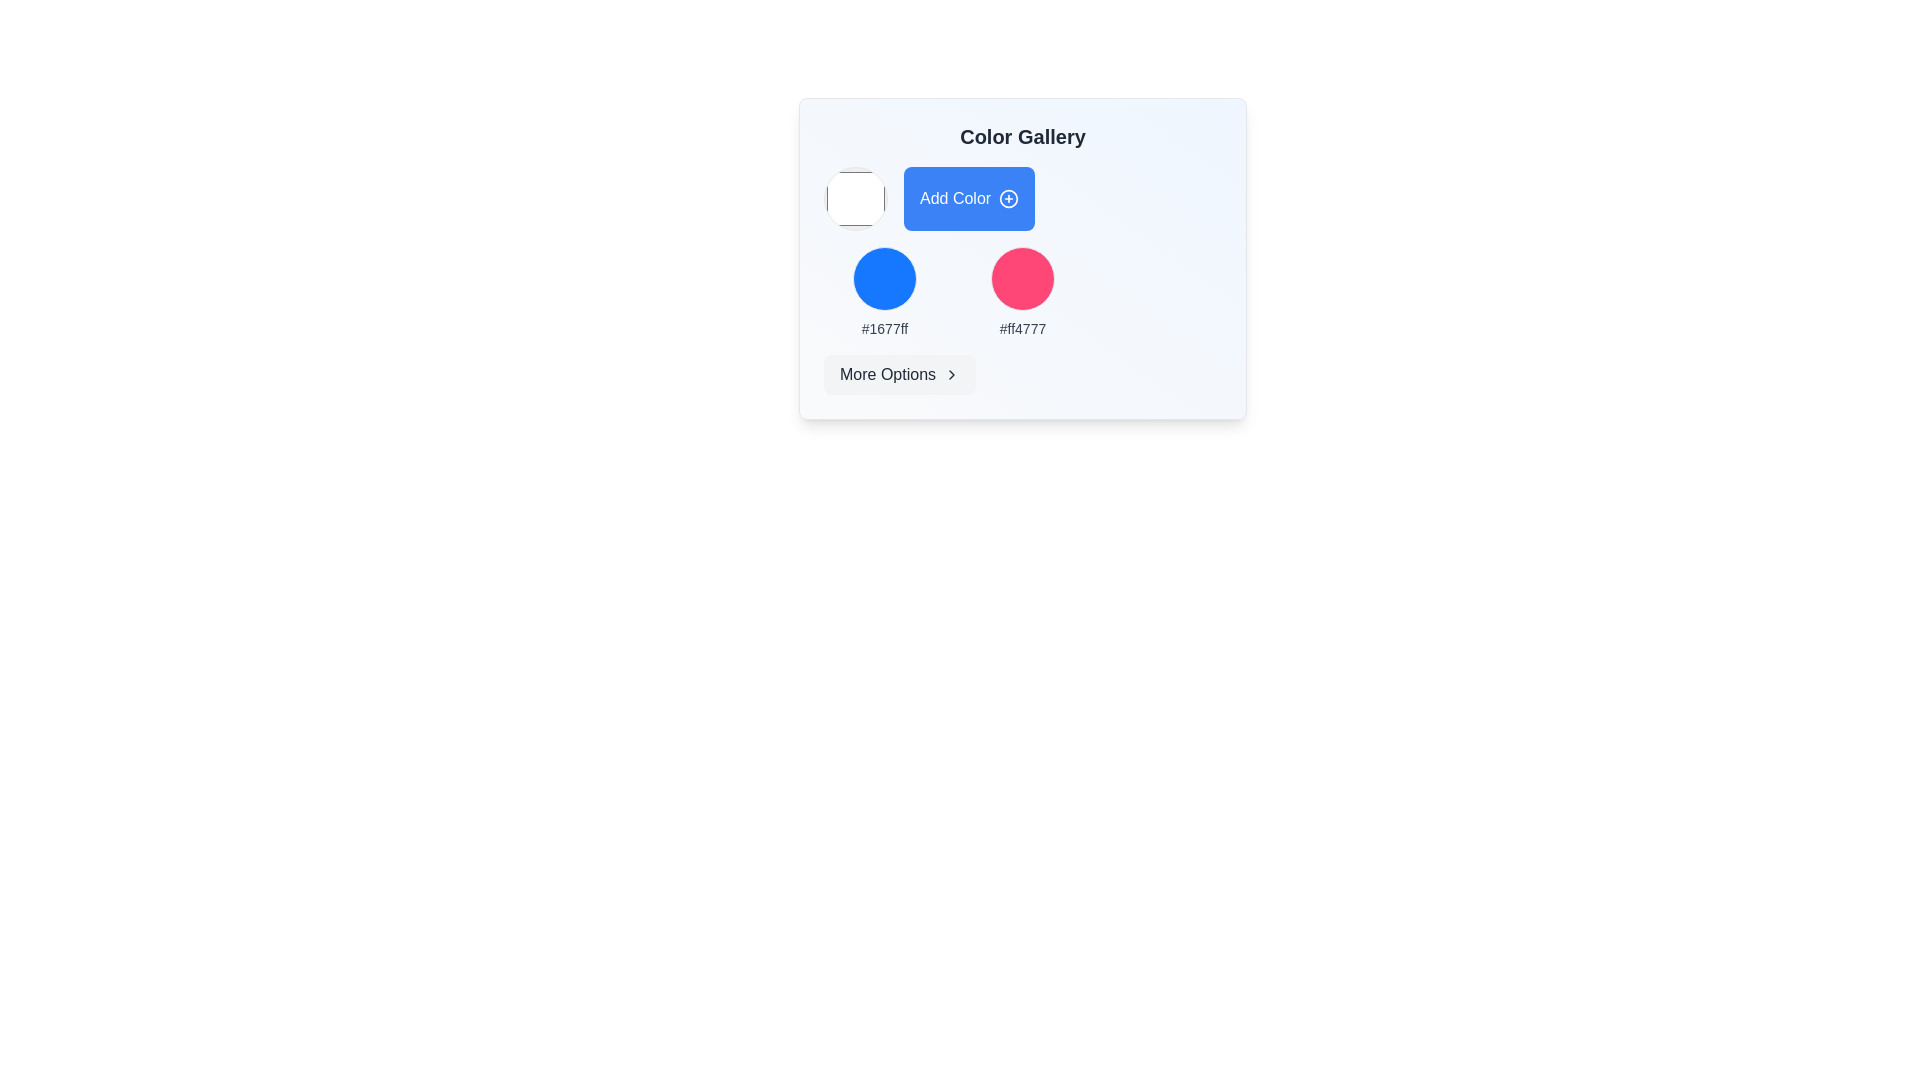  I want to click on the 'Add' icon within the 'Add Color' button located at the top of the interface in the 'Color Gallery' card, so click(1009, 199).